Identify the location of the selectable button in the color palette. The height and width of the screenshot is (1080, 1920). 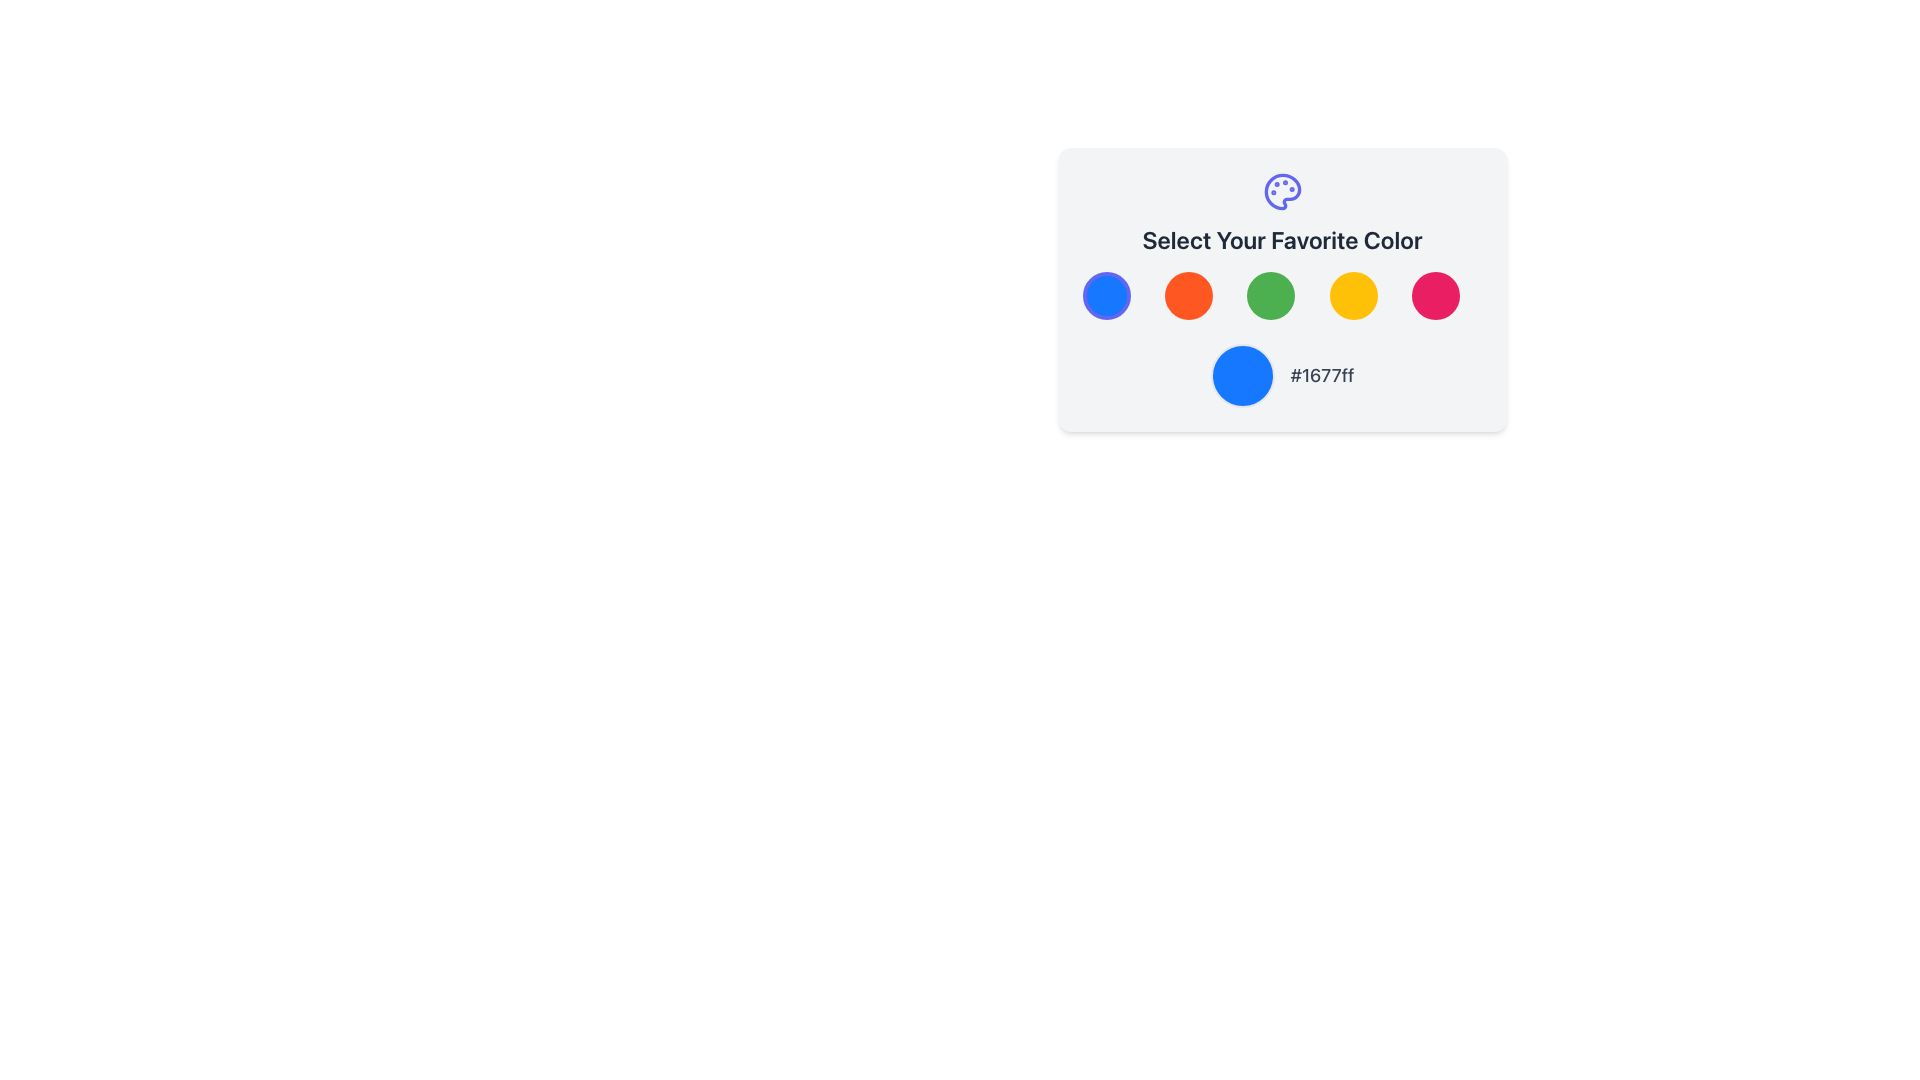
(1434, 296).